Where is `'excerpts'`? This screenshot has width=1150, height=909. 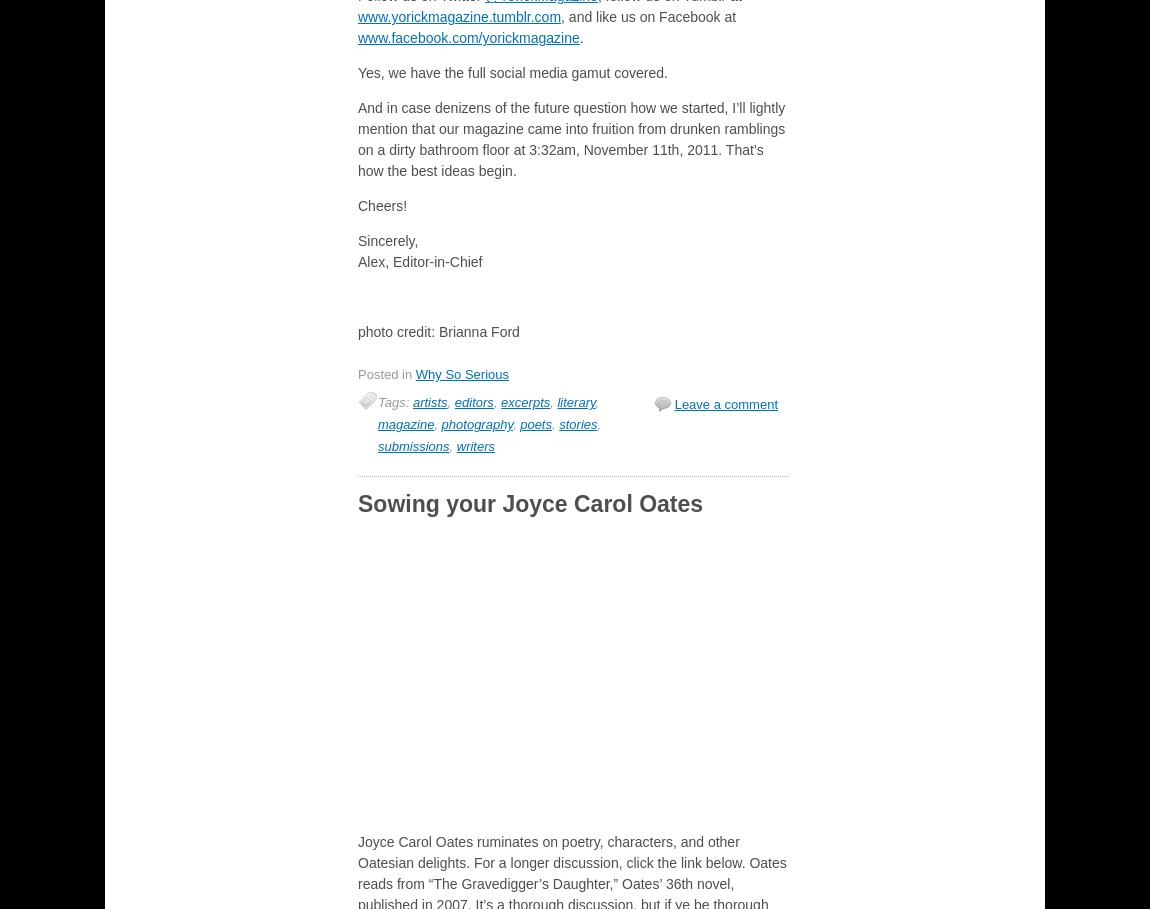
'excerpts' is located at coordinates (501, 402).